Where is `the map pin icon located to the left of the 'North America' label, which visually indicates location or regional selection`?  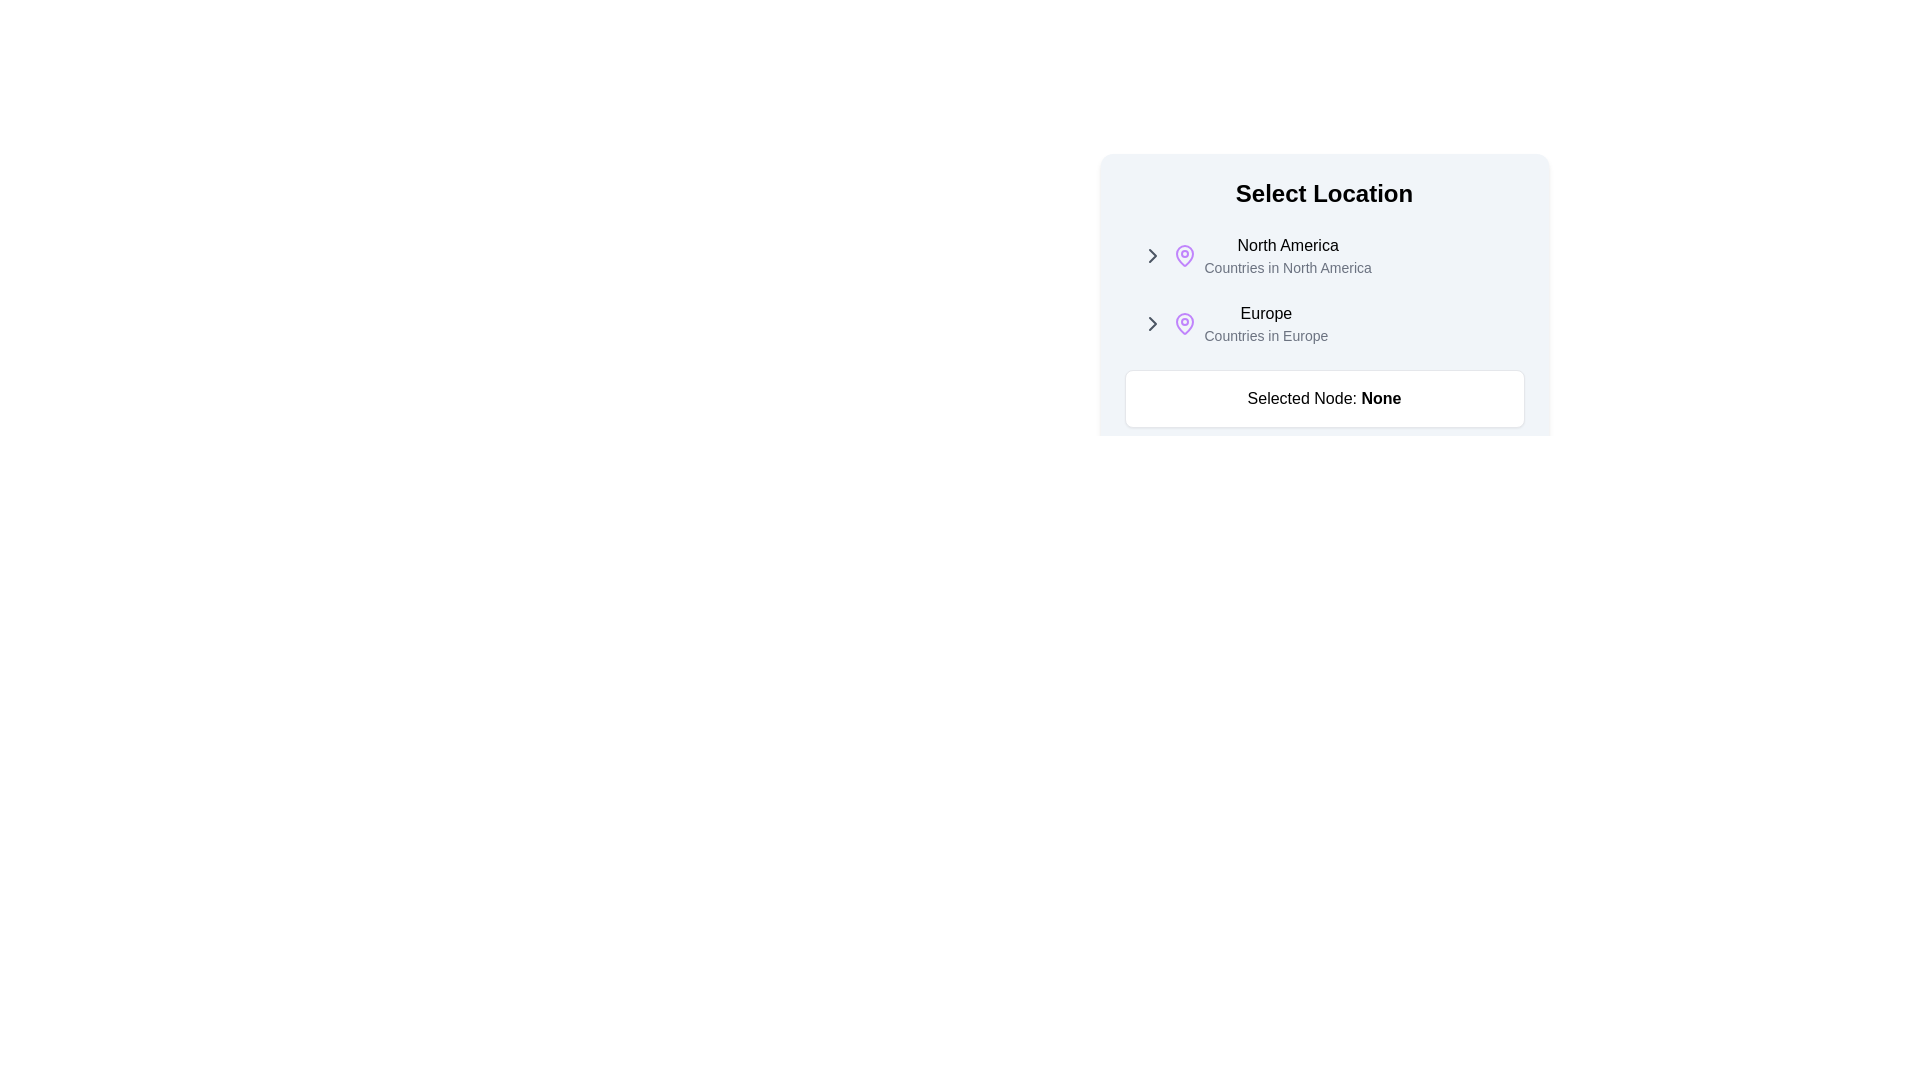 the map pin icon located to the left of the 'North America' label, which visually indicates location or regional selection is located at coordinates (1184, 254).